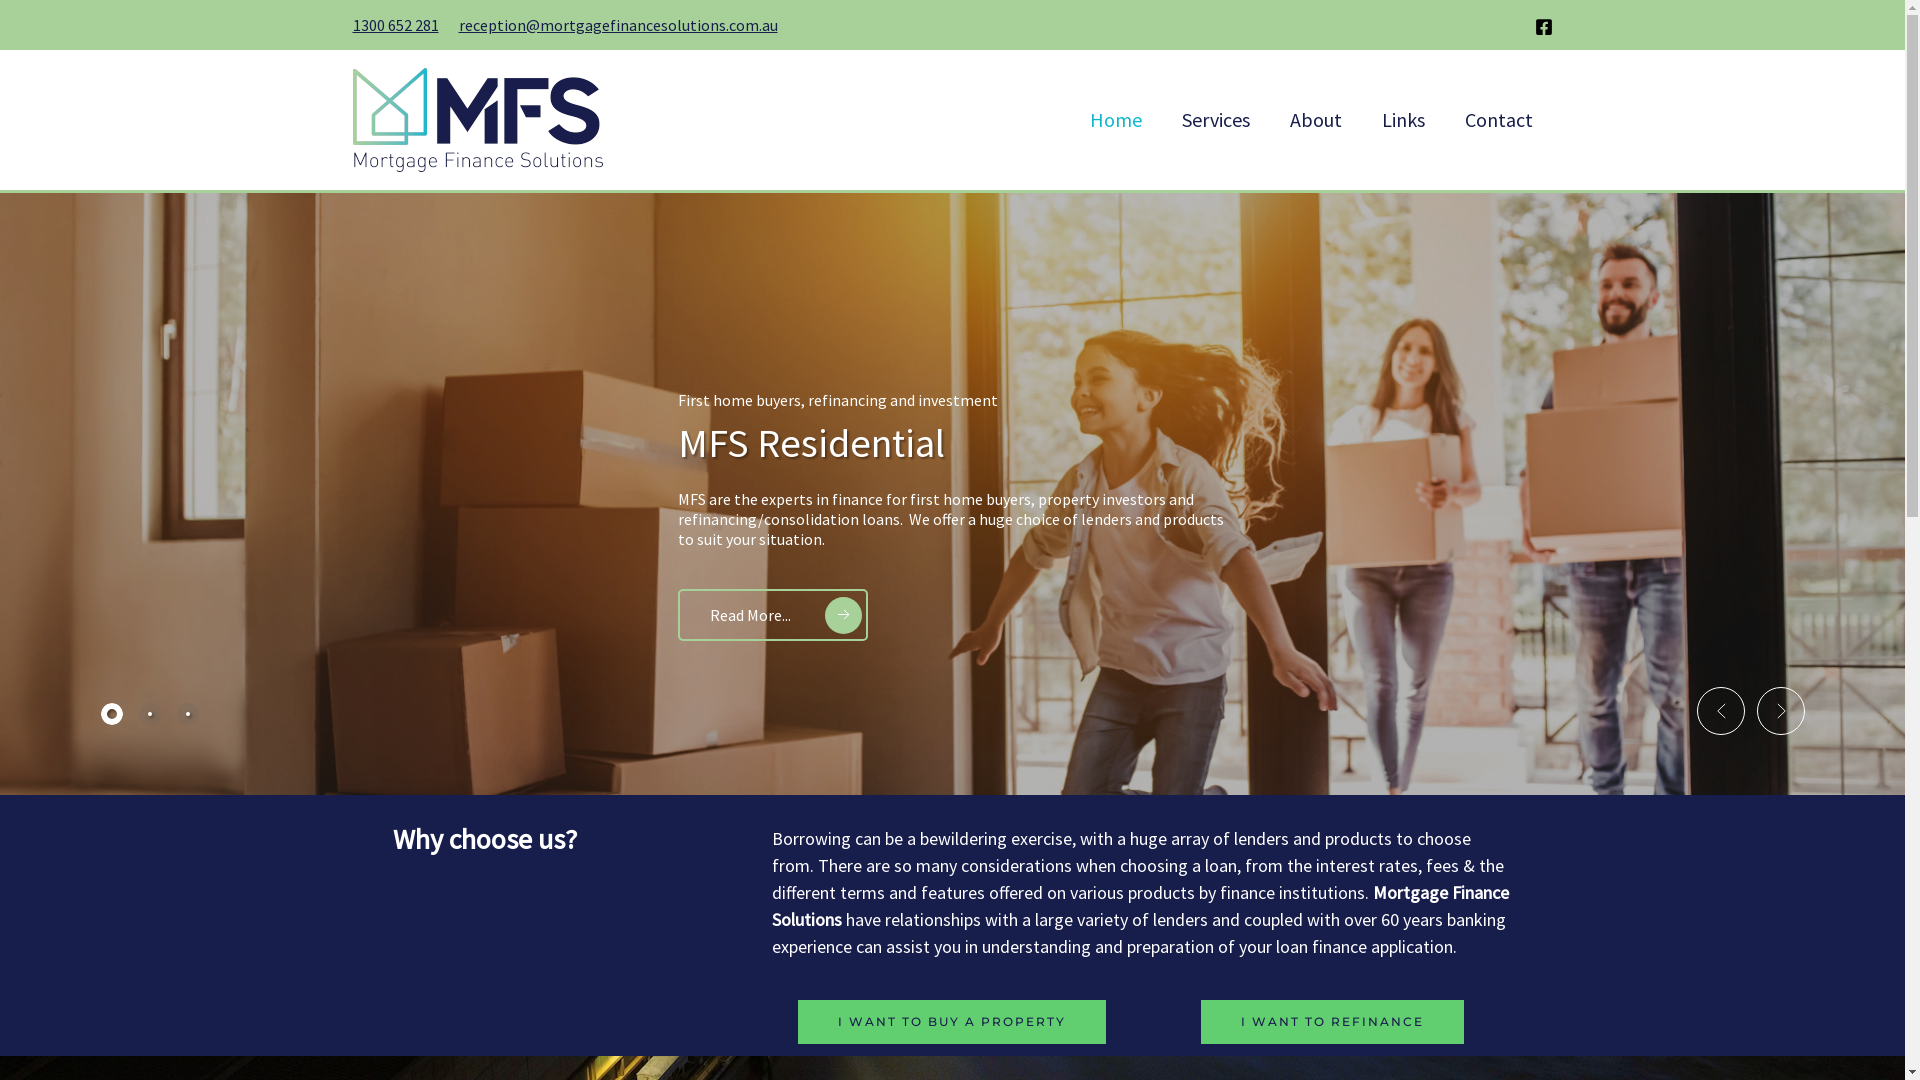 The width and height of the screenshot is (1920, 1080). I want to click on 'MFS Residential', so click(811, 442).